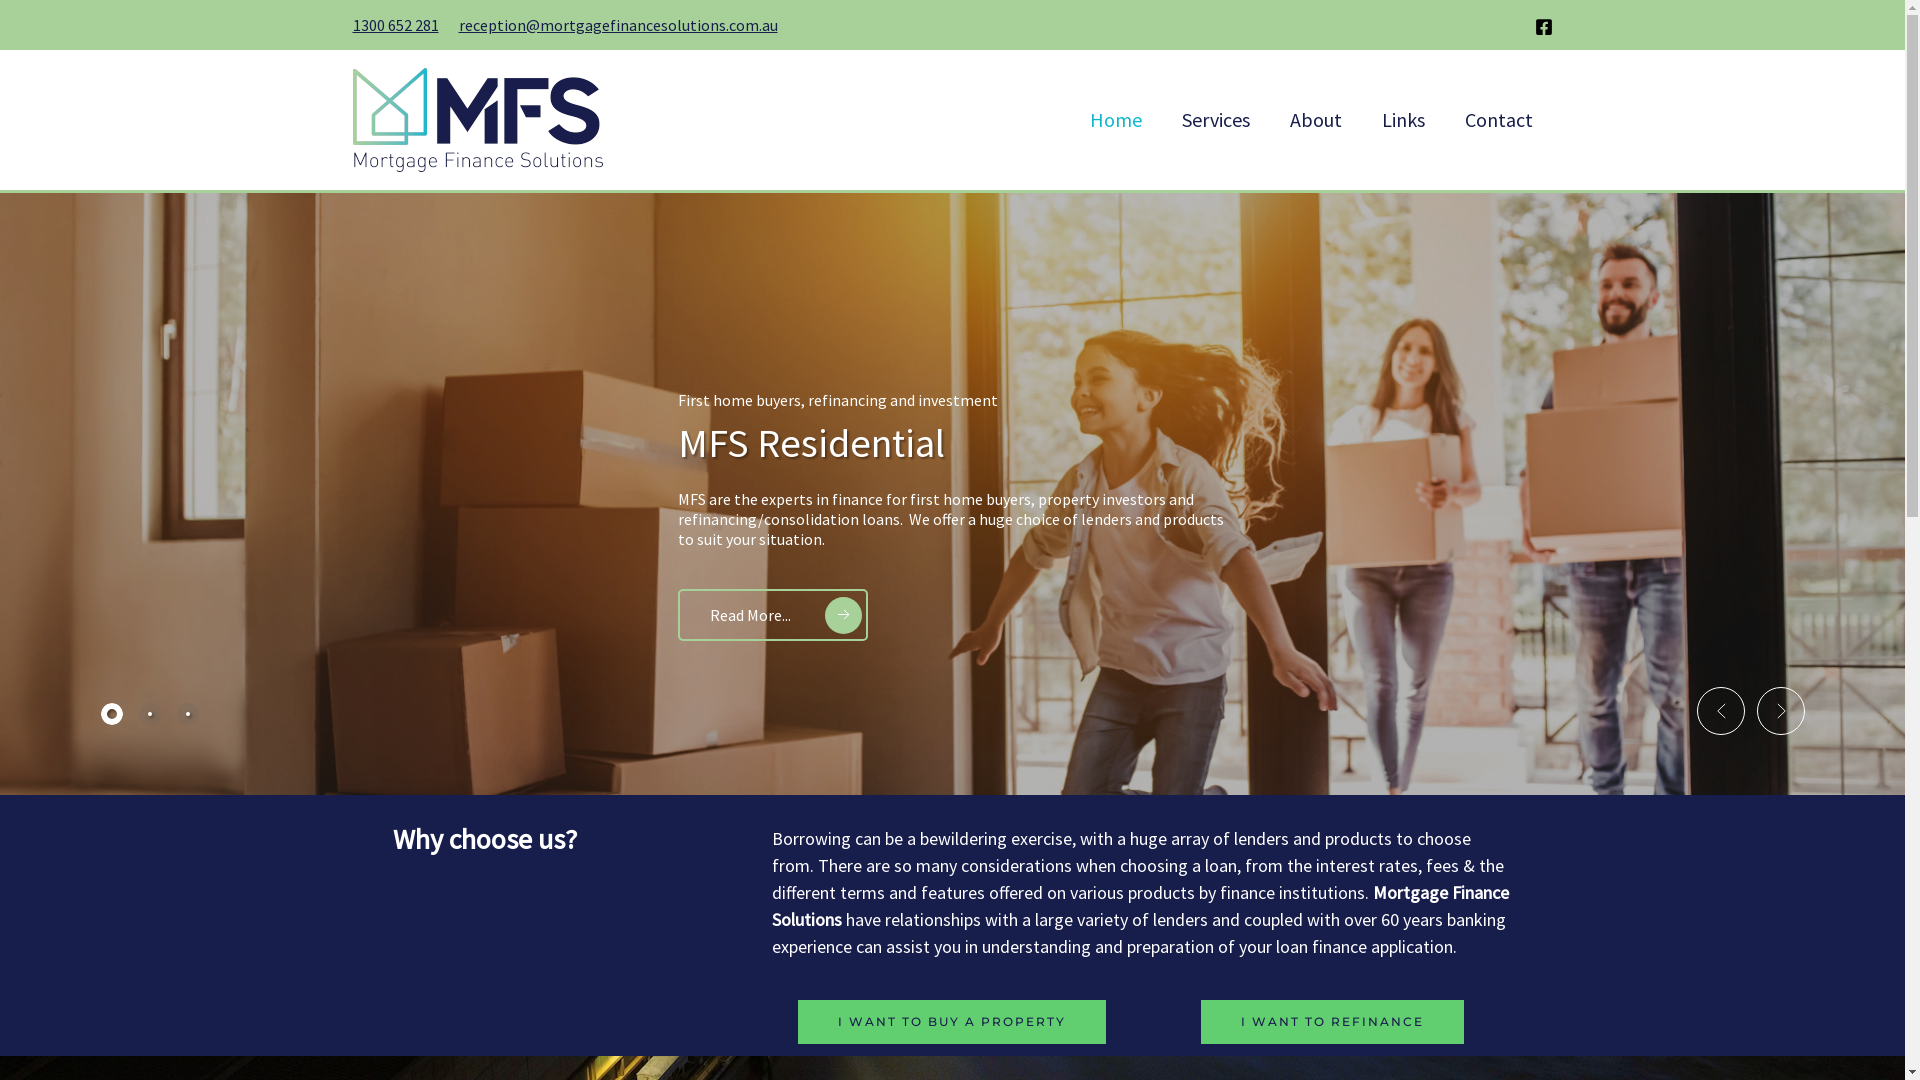 The width and height of the screenshot is (1920, 1080). I want to click on 'MFS Residential', so click(811, 442).